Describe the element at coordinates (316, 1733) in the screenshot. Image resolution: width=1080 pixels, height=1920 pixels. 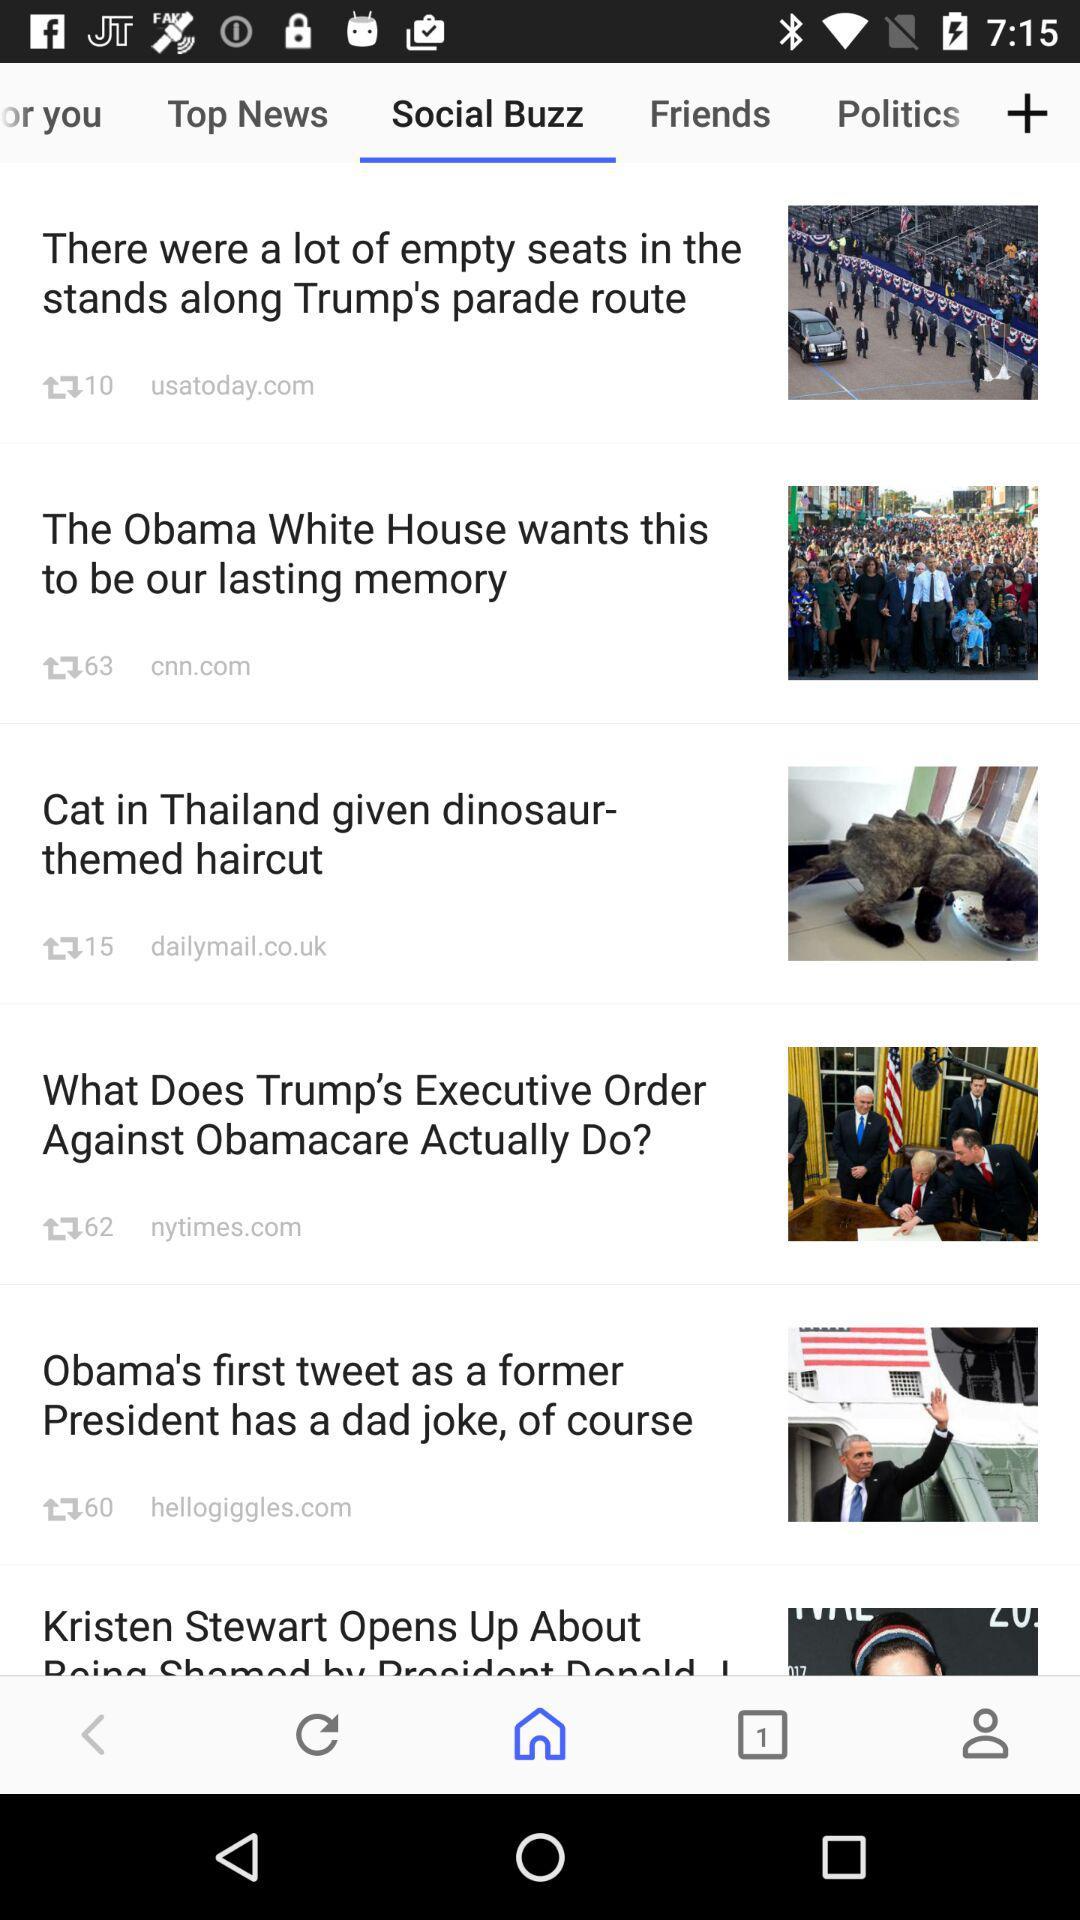
I see `second icon from the bottom left` at that location.